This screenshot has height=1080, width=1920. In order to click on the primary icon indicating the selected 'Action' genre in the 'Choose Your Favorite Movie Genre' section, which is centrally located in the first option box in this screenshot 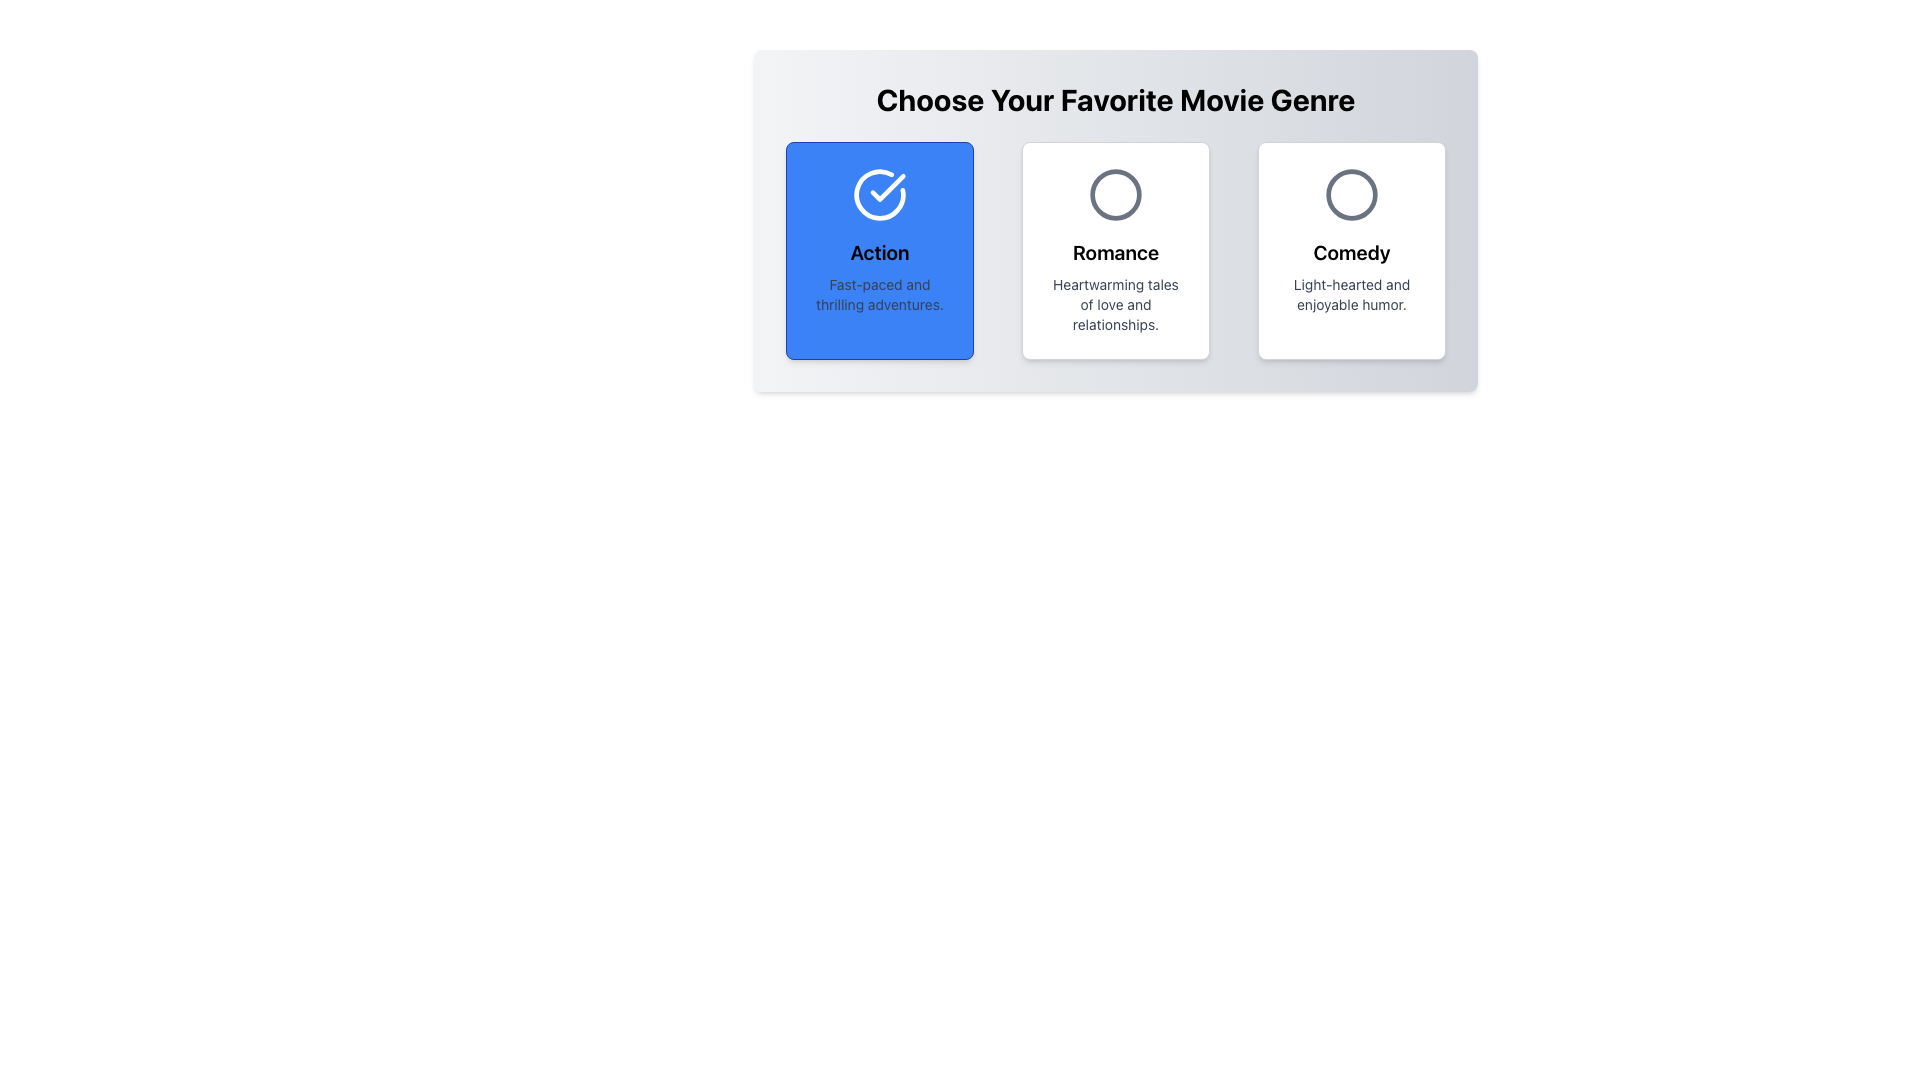, I will do `click(879, 195)`.